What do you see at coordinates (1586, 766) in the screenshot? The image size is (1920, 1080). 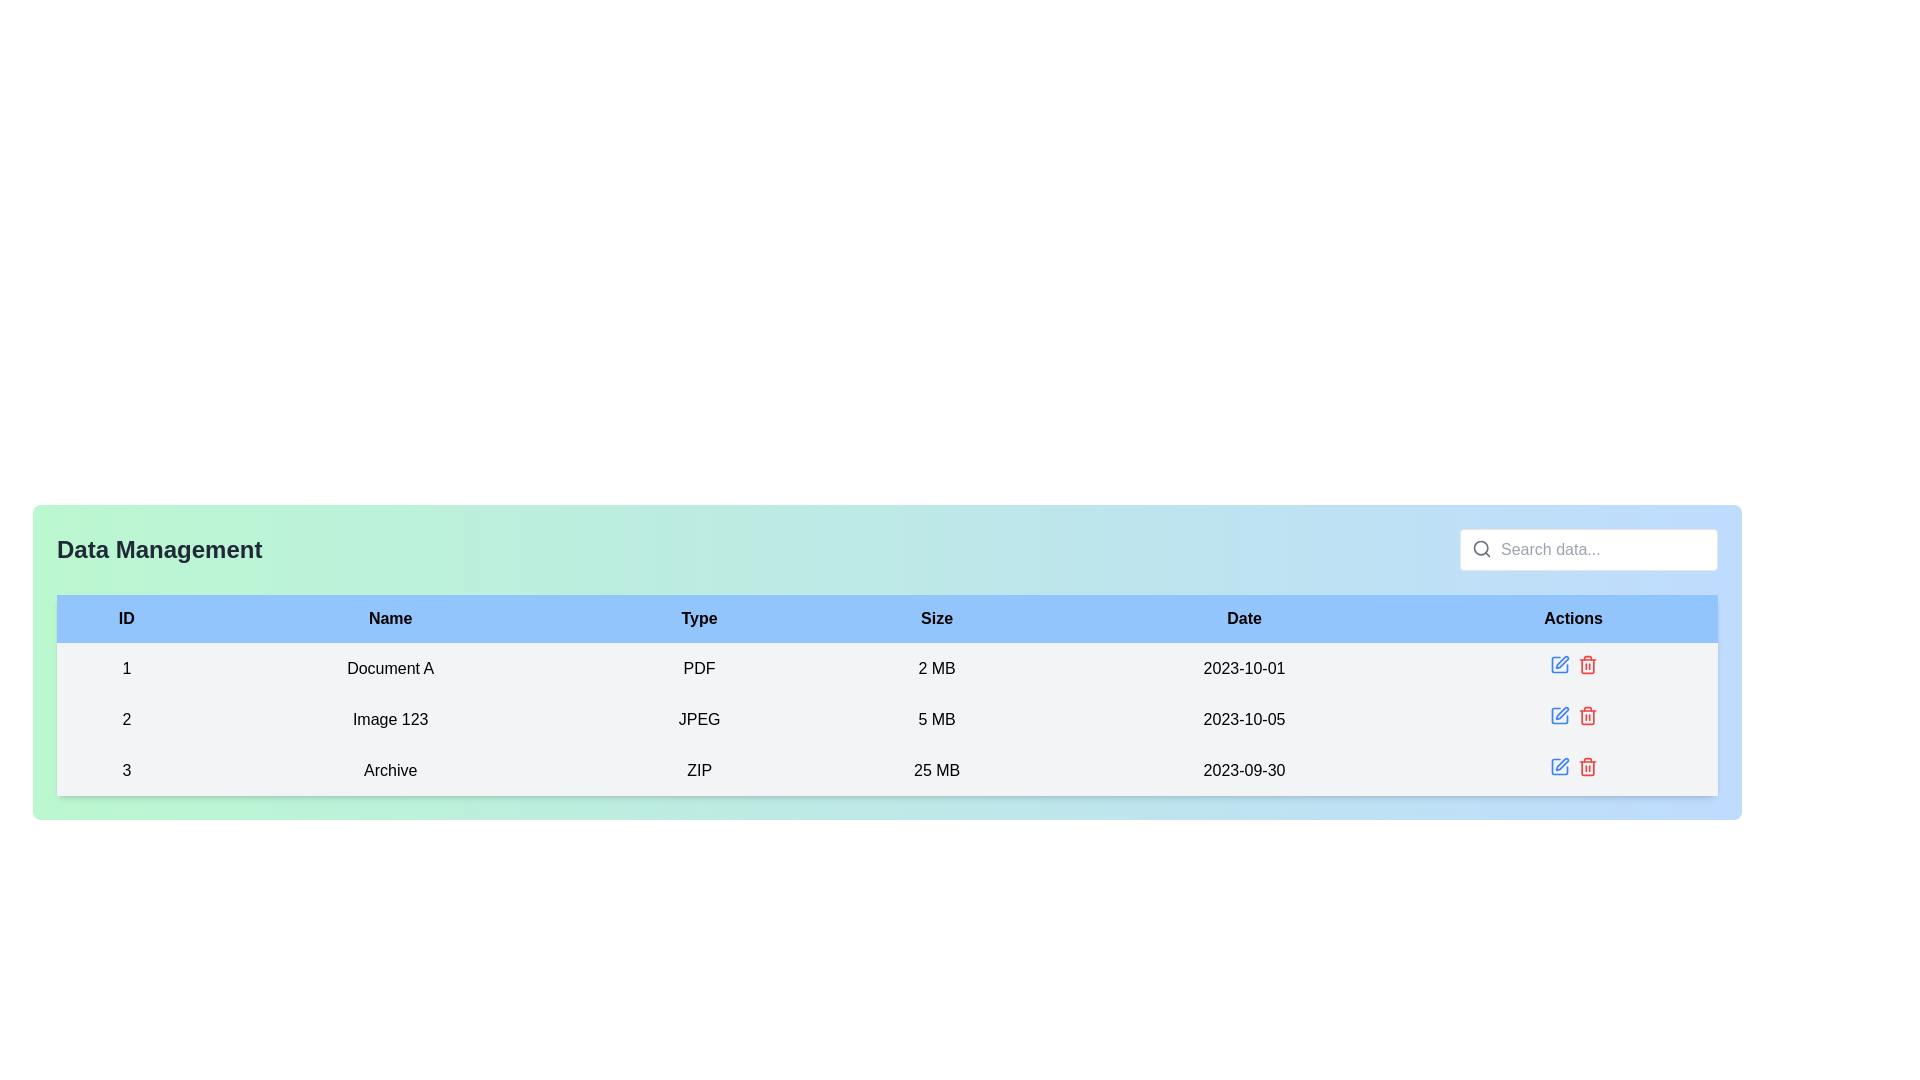 I see `the delete icon in the 'Actions' column of the table` at bounding box center [1586, 766].